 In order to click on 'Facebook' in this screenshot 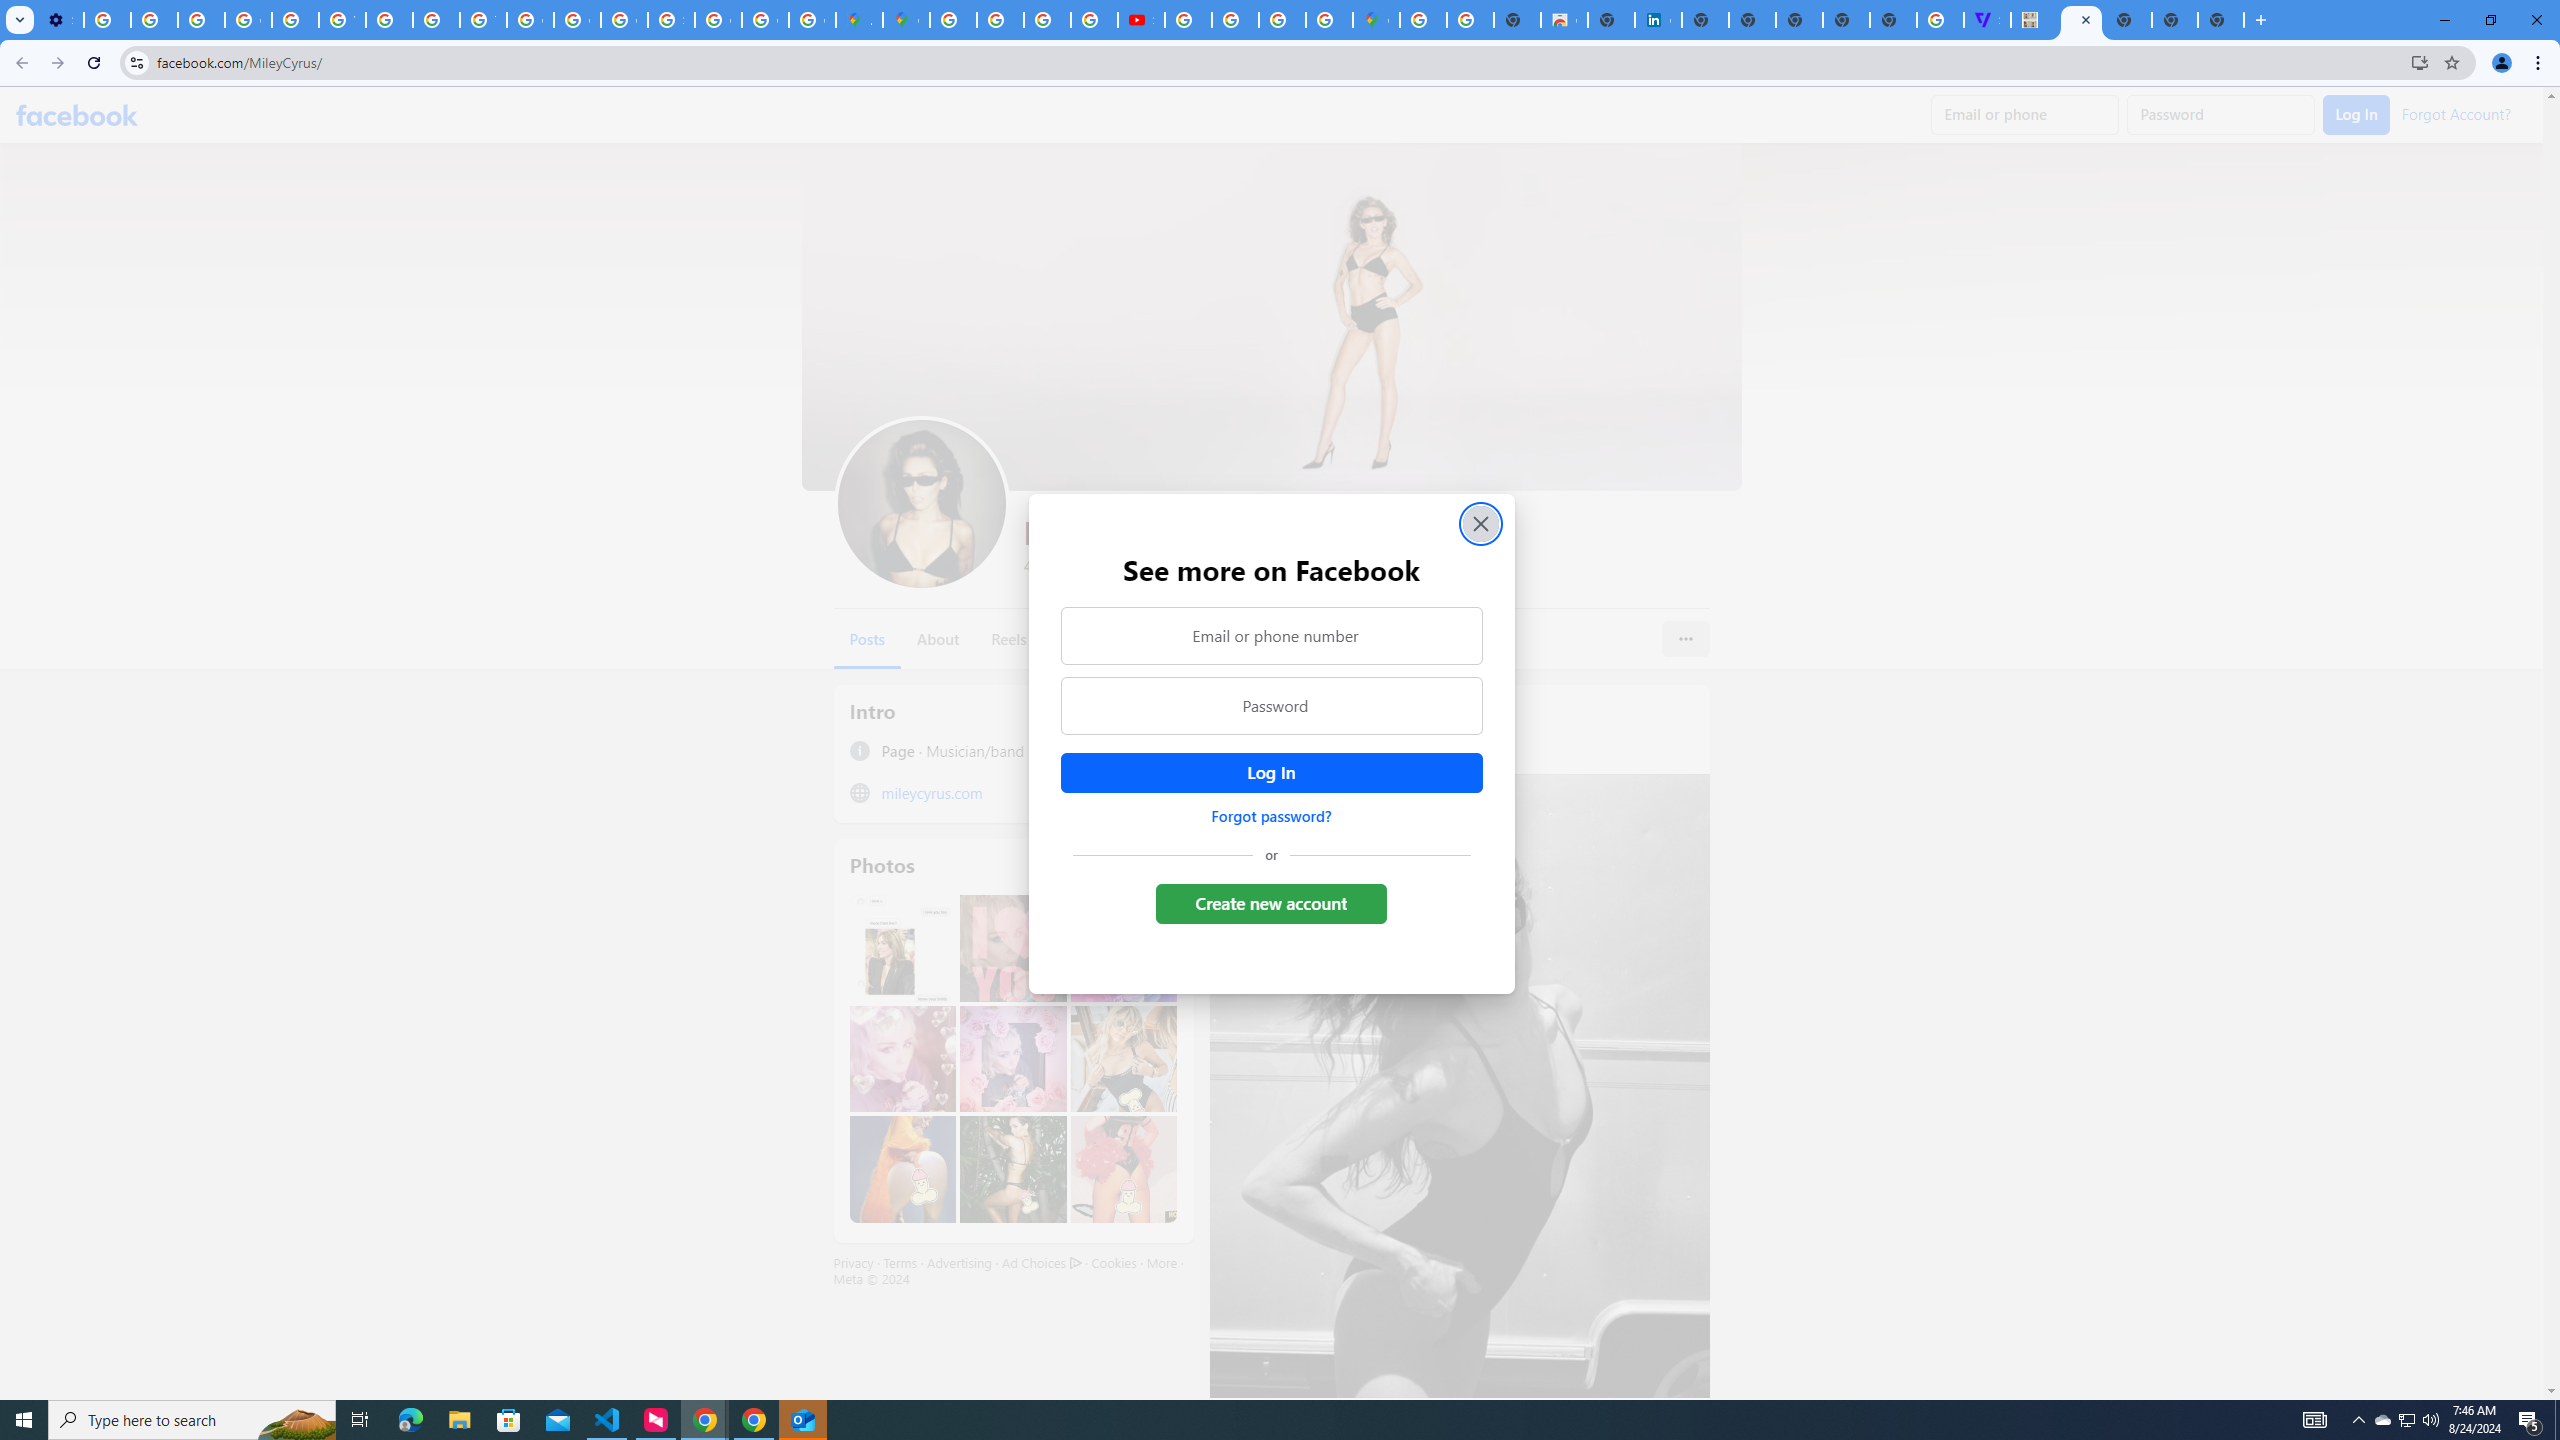, I will do `click(77, 114)`.